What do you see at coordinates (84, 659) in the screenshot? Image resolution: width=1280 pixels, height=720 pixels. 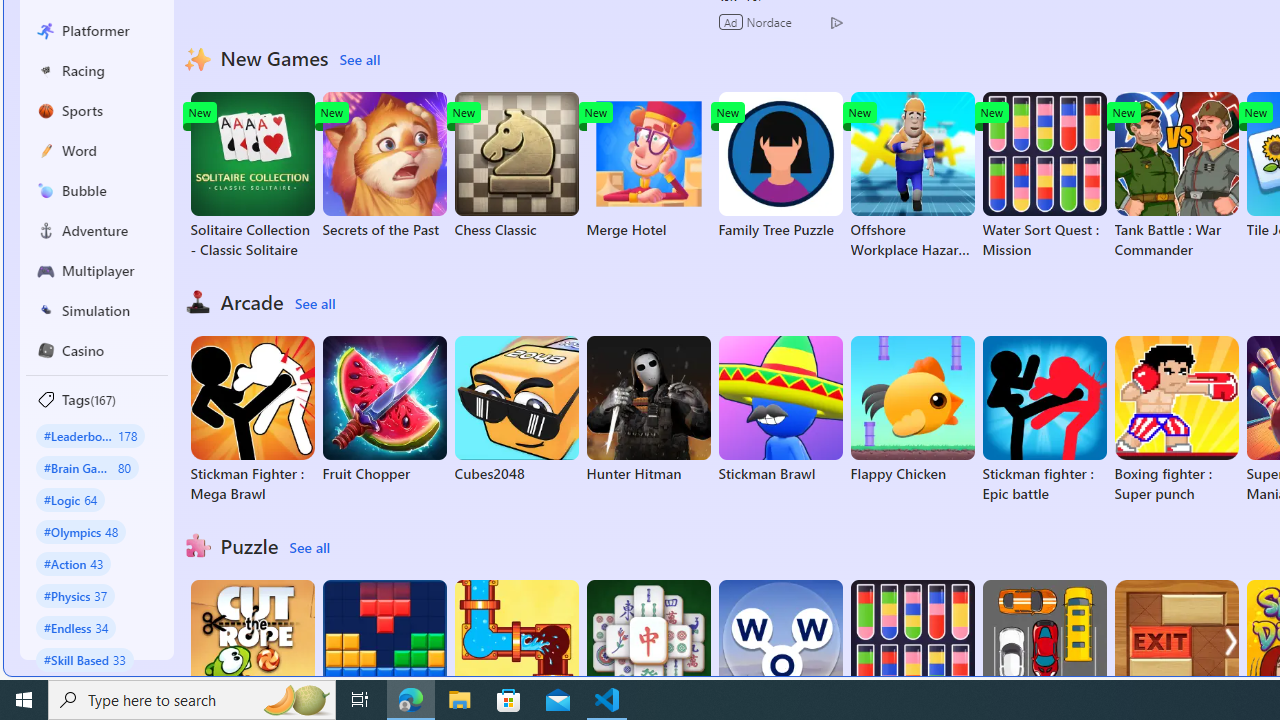 I see `'#Skill Based 33'` at bounding box center [84, 659].